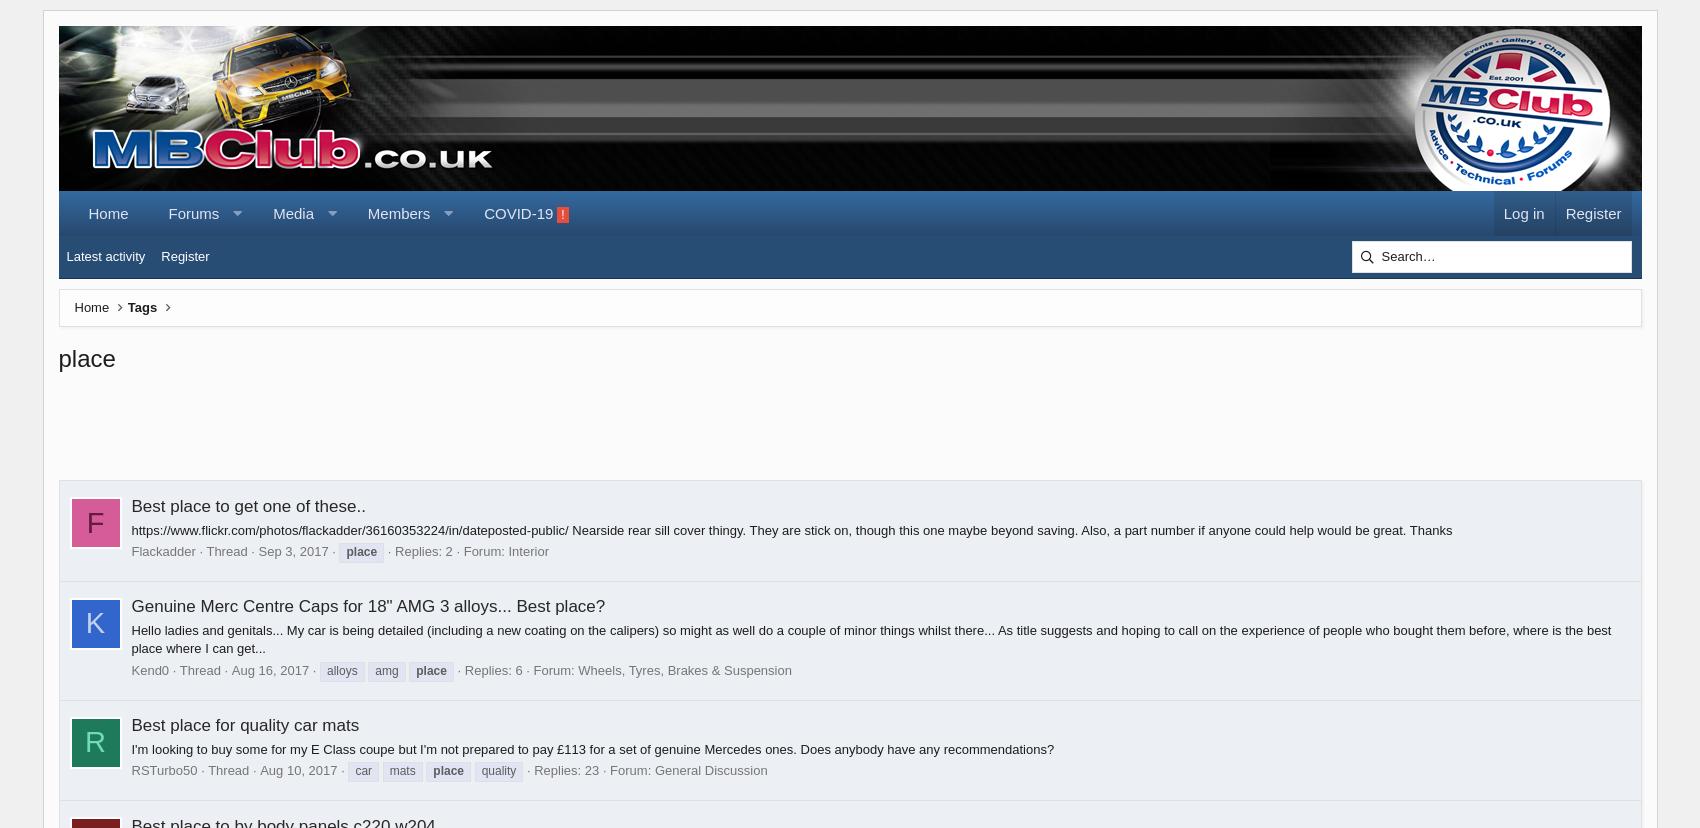 The image size is (1700, 828). I want to click on 'mats', so click(401, 771).